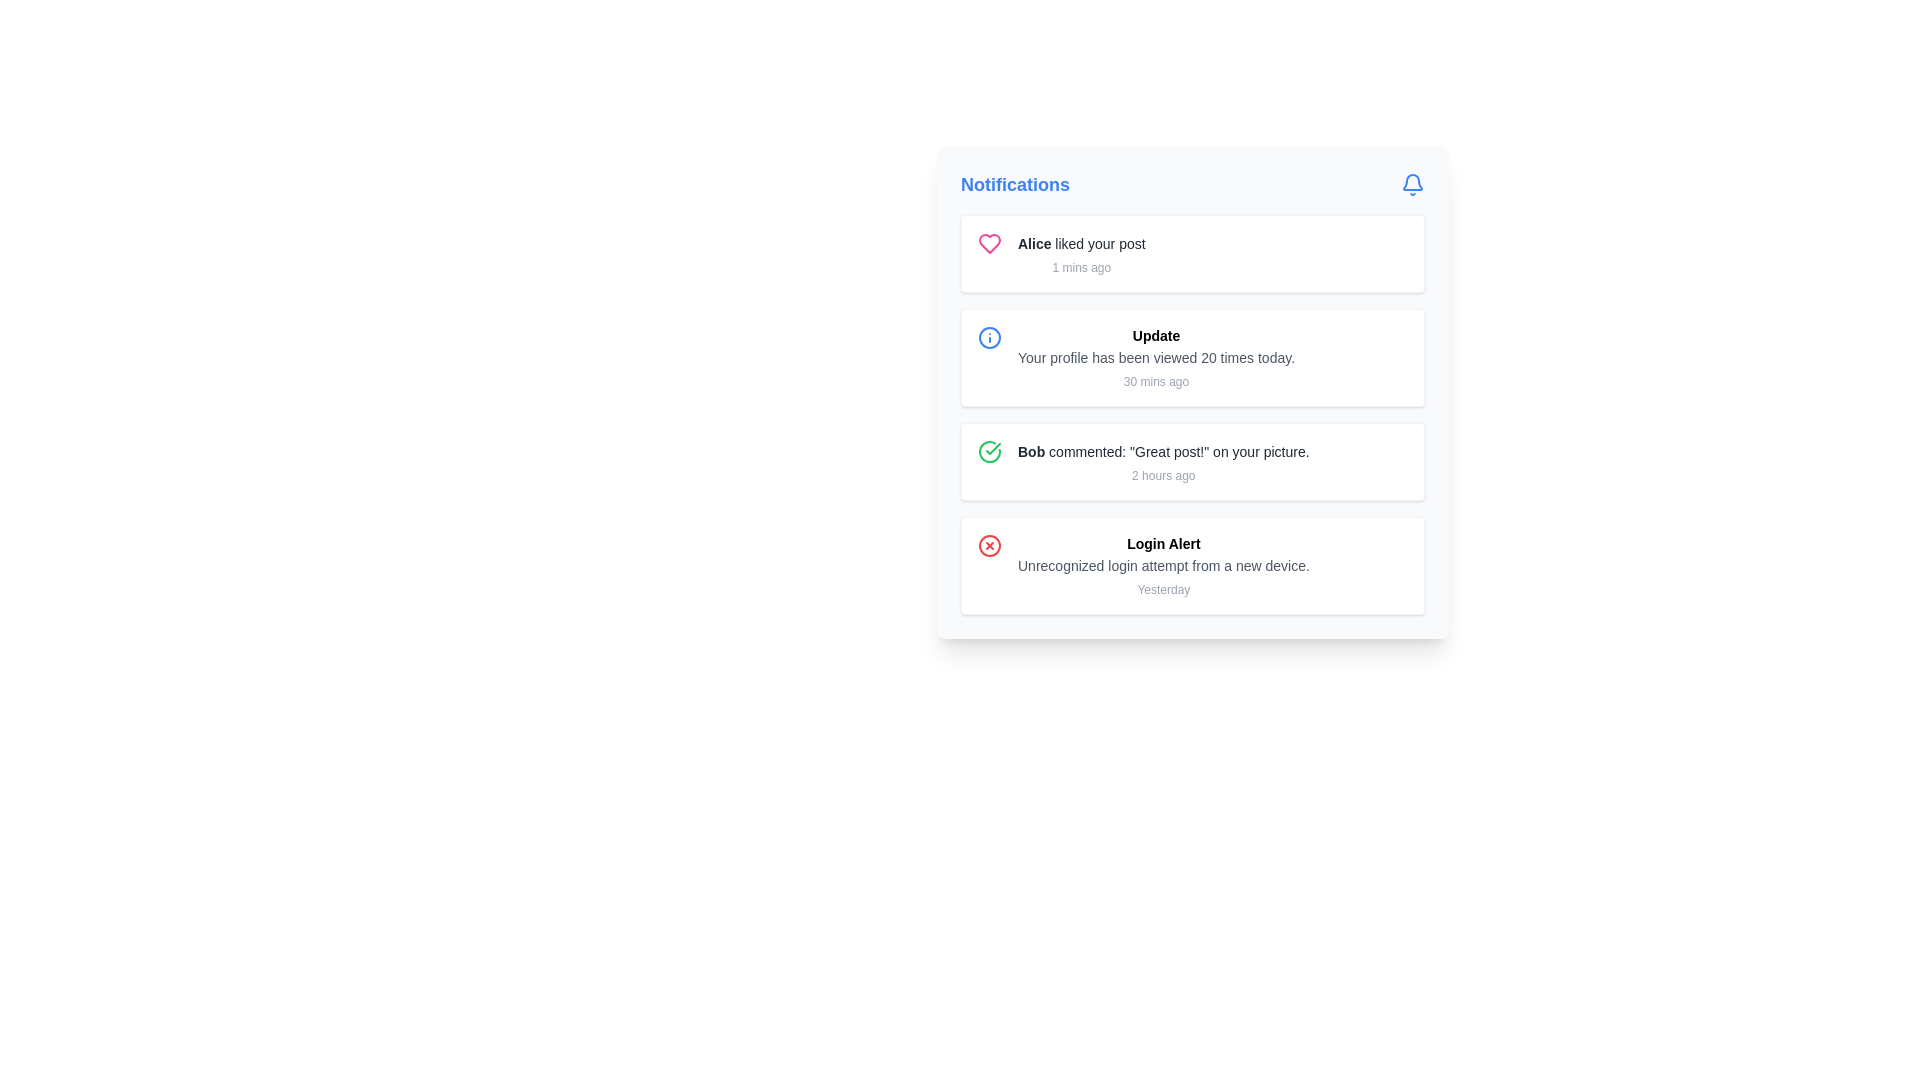 The image size is (1920, 1080). Describe the element at coordinates (1156, 334) in the screenshot. I see `the heading text label of the notification card that summarizes the content, located at the top of the card` at that location.